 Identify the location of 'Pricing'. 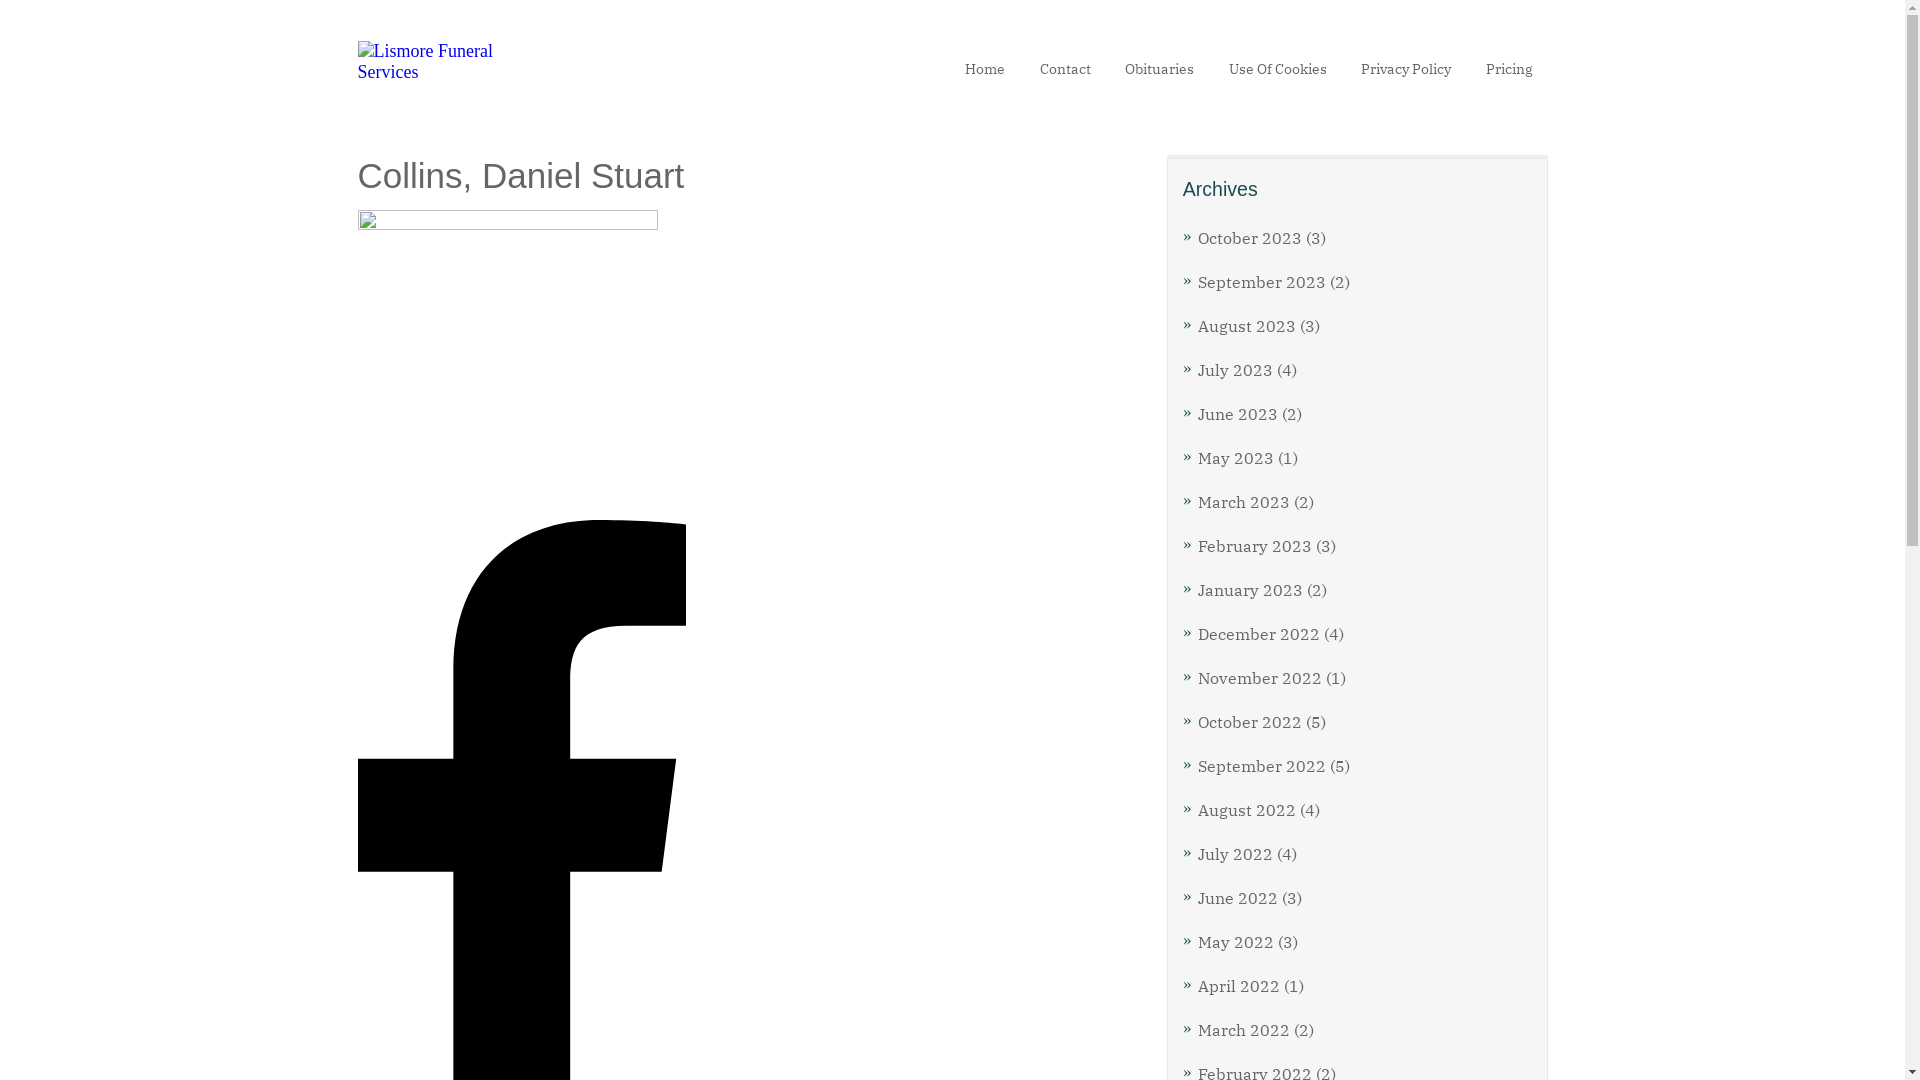
(1509, 68).